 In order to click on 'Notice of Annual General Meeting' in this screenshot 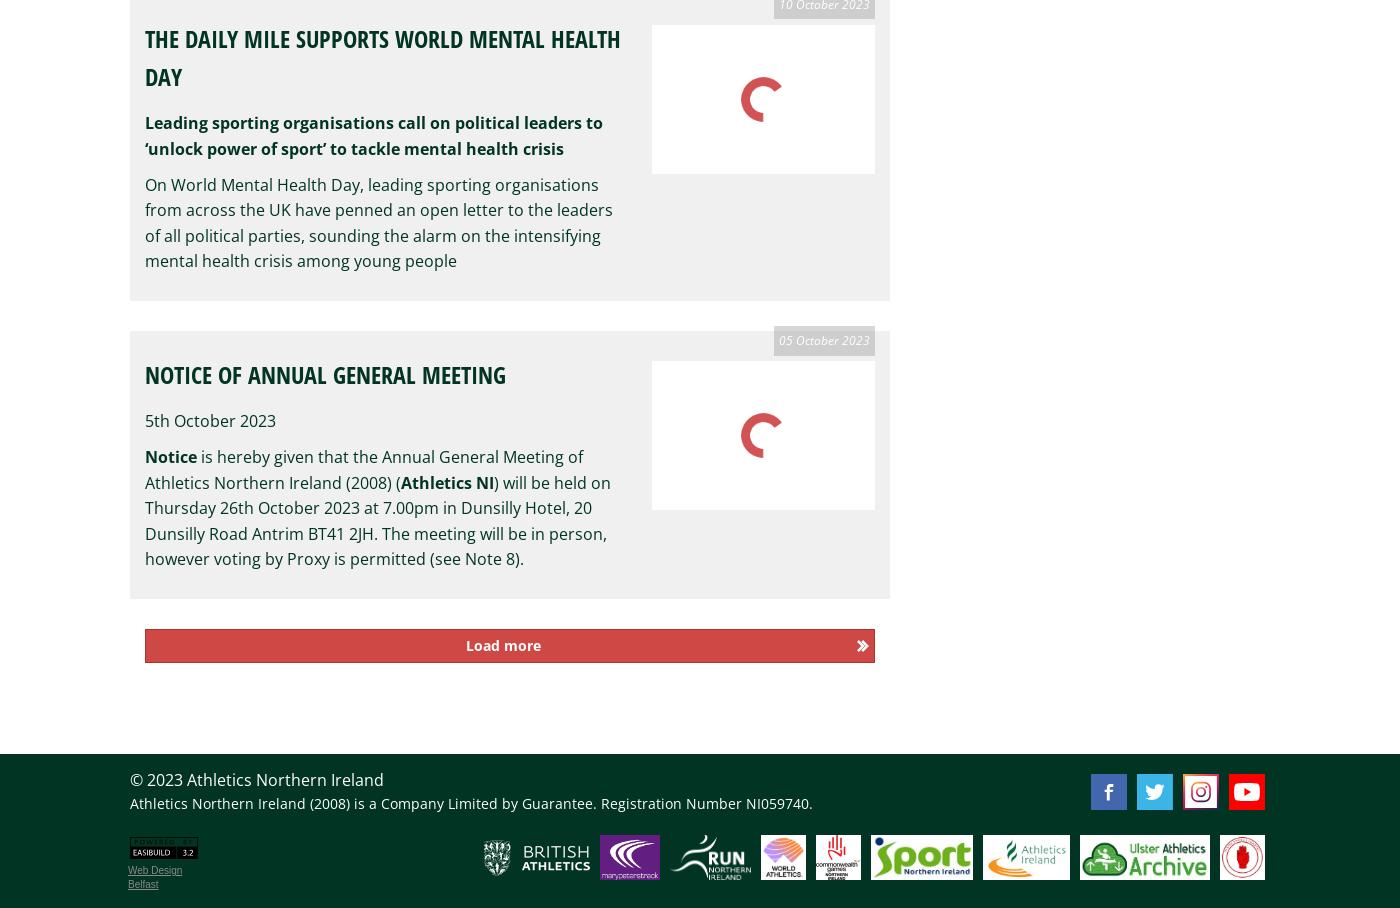, I will do `click(325, 373)`.